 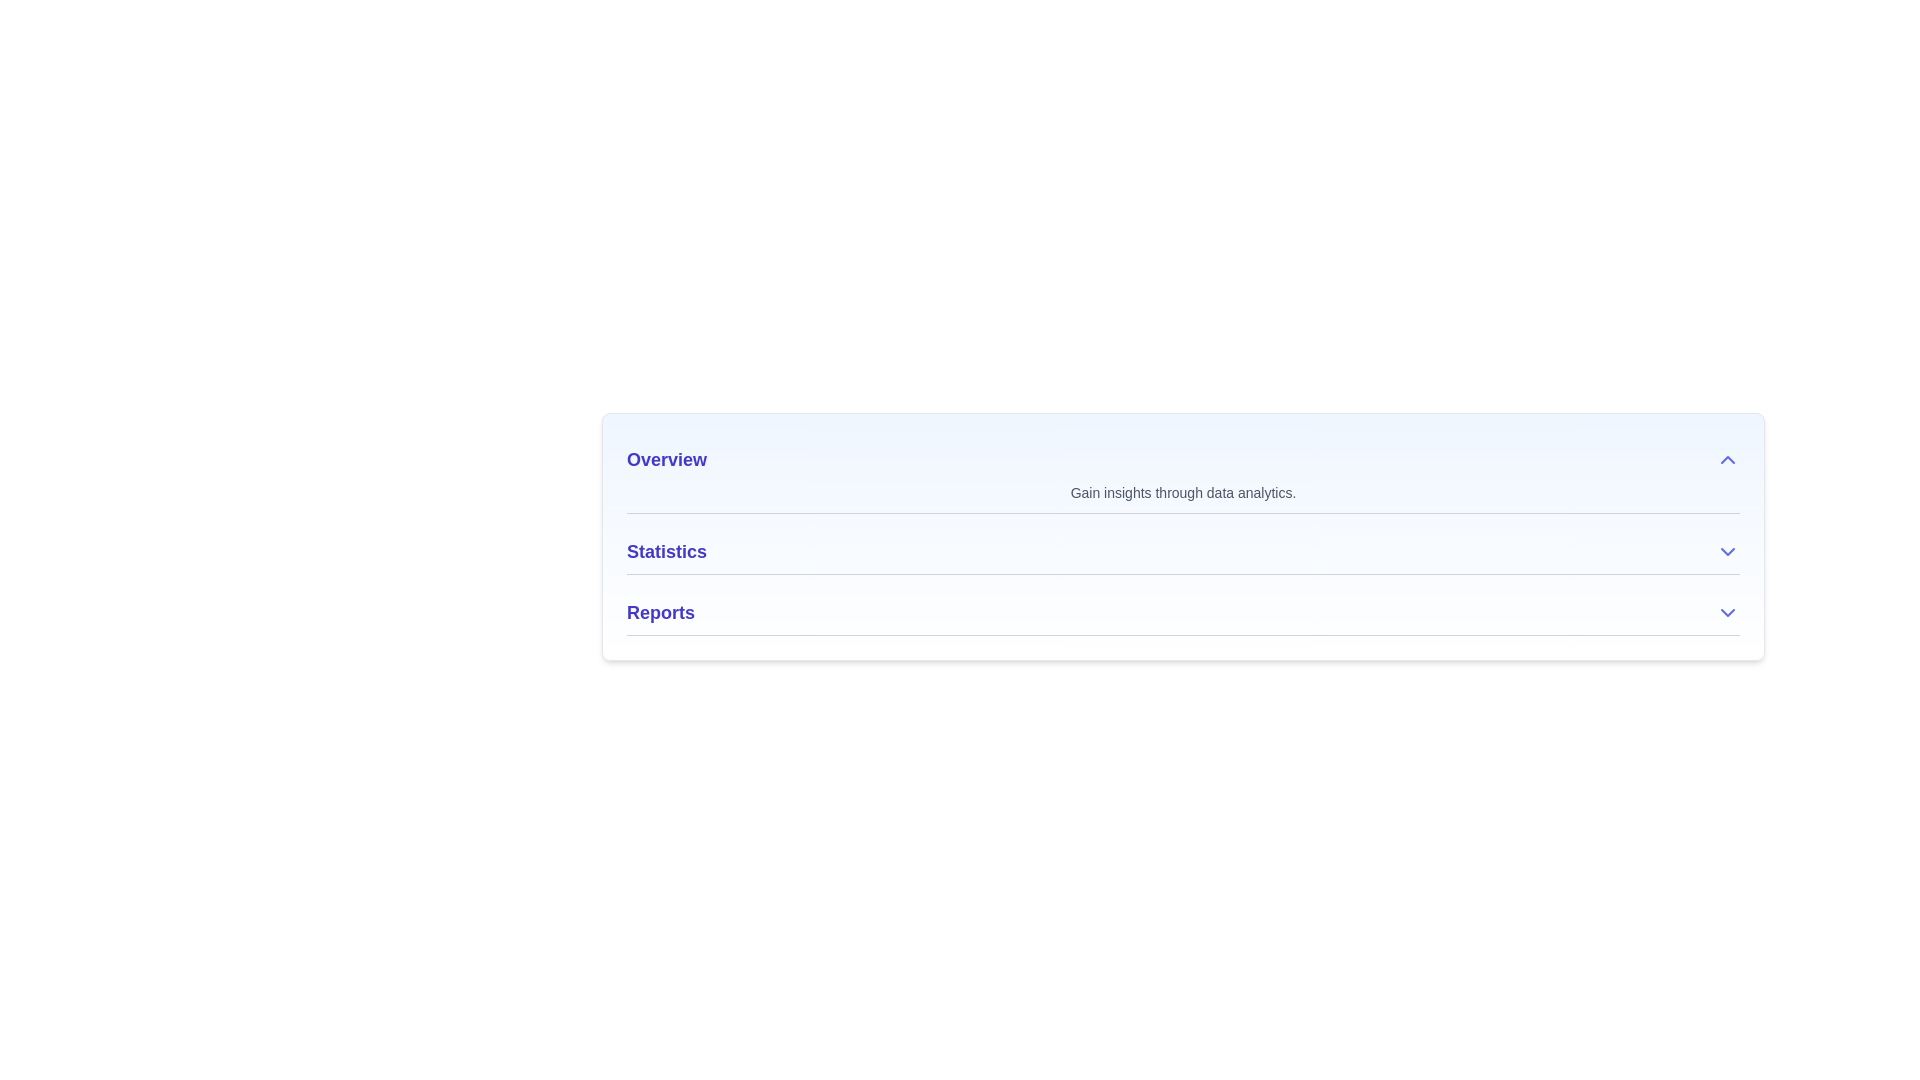 I want to click on the chevron icon at the far right end of the 'Statistics' row, so click(x=1727, y=551).